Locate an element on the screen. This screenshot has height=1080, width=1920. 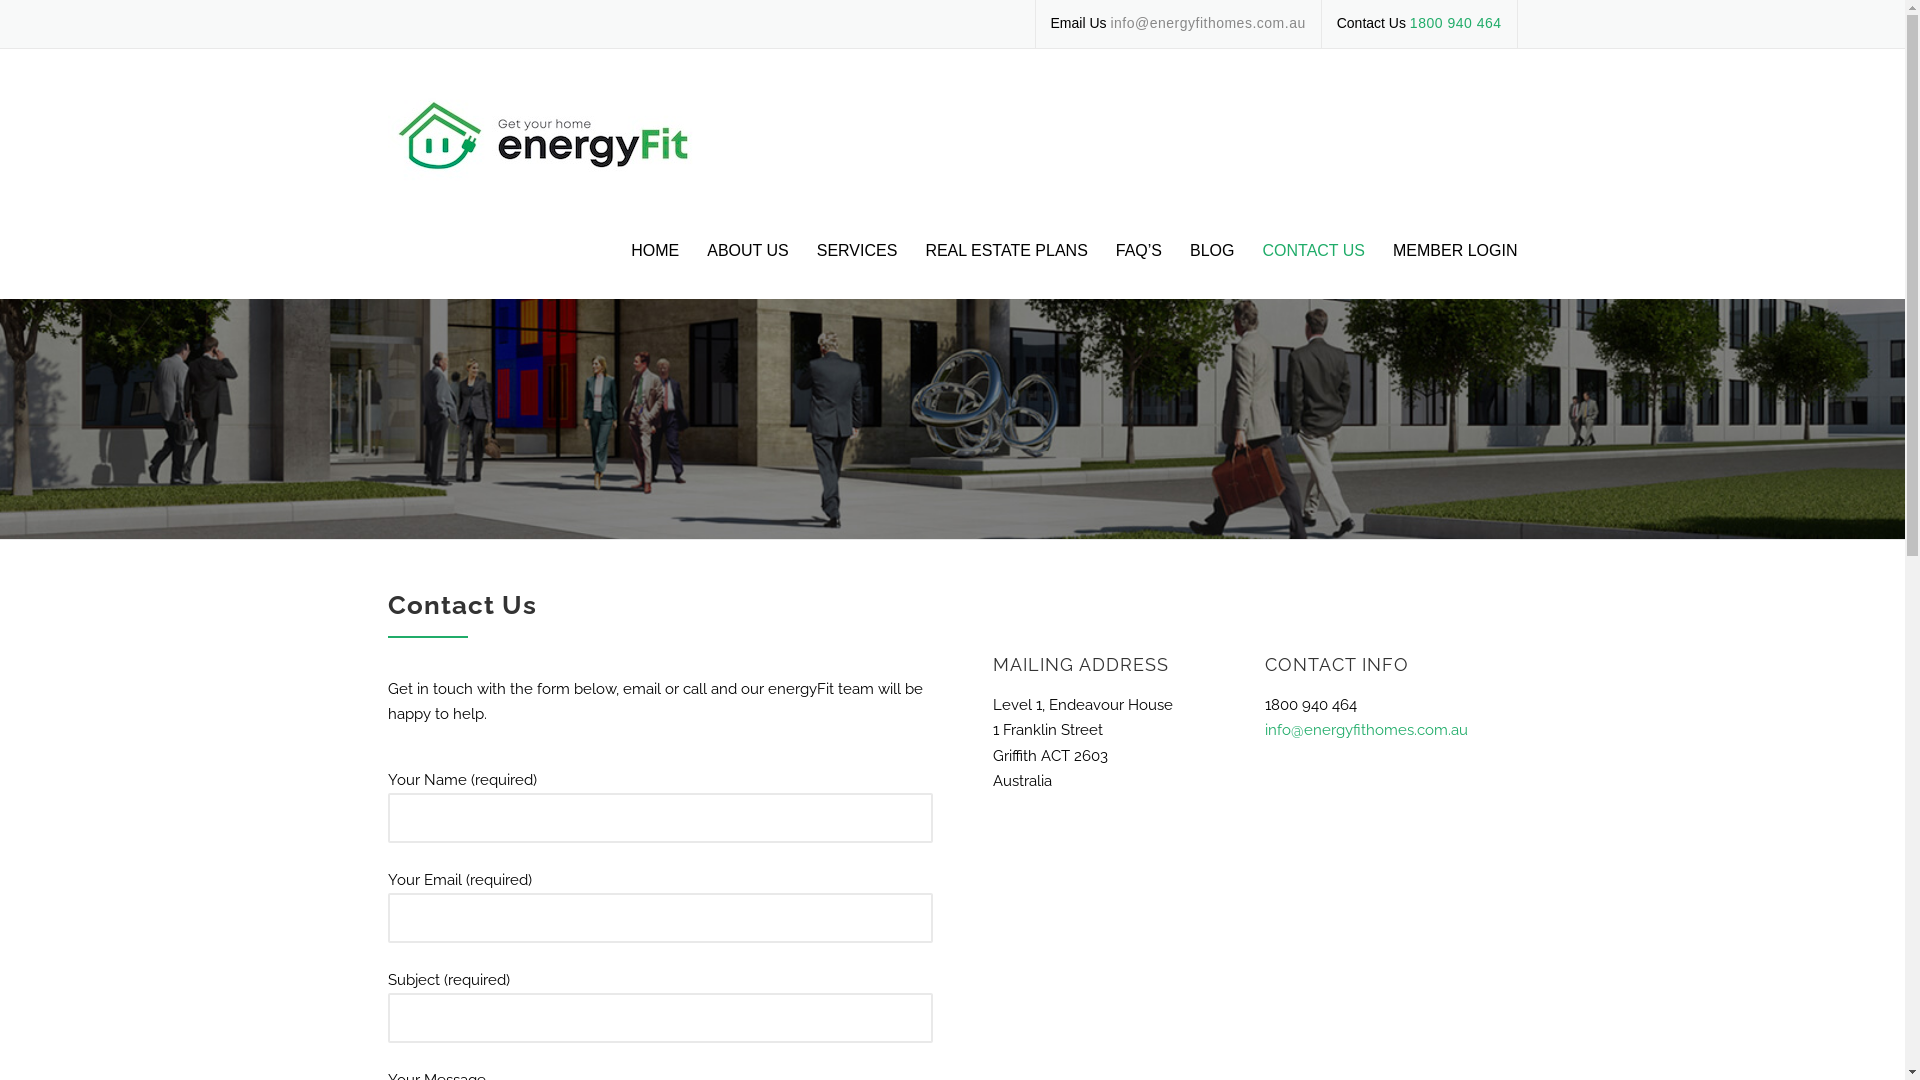
'BLOG' is located at coordinates (1211, 266).